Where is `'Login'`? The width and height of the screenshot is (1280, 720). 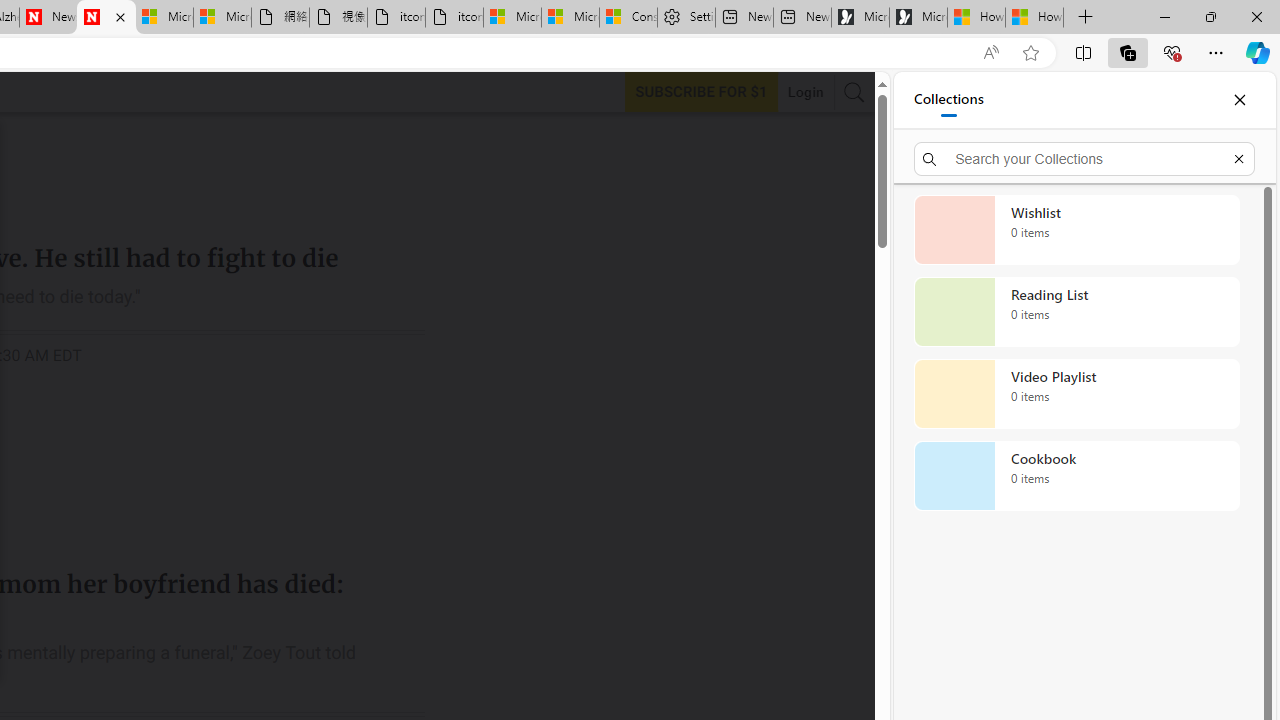 'Login' is located at coordinates (805, 92).